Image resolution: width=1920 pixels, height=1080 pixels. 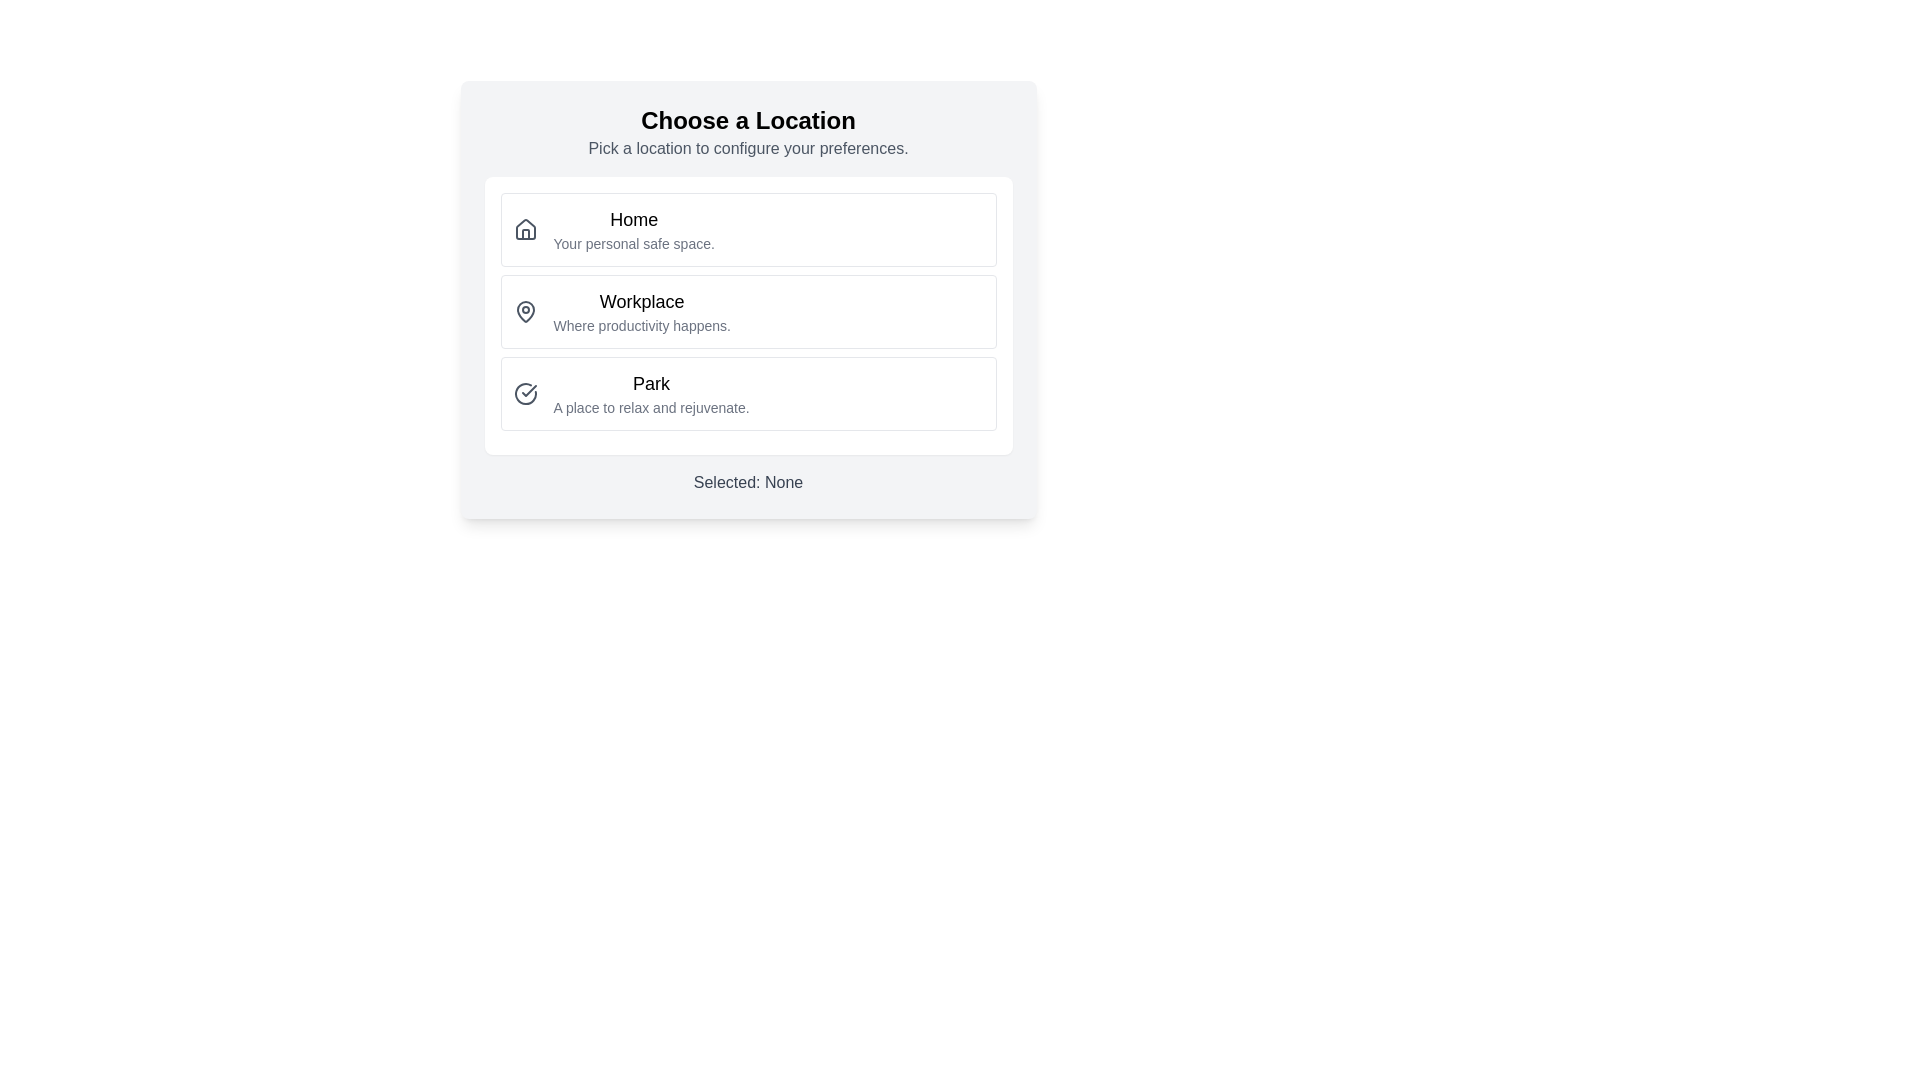 I want to click on the static text label that identifies the first option in the series of selectable cards, located within the topmost card under the heading 'Choose a Location' and above the subtitle 'Your personal safe space.', so click(x=633, y=219).